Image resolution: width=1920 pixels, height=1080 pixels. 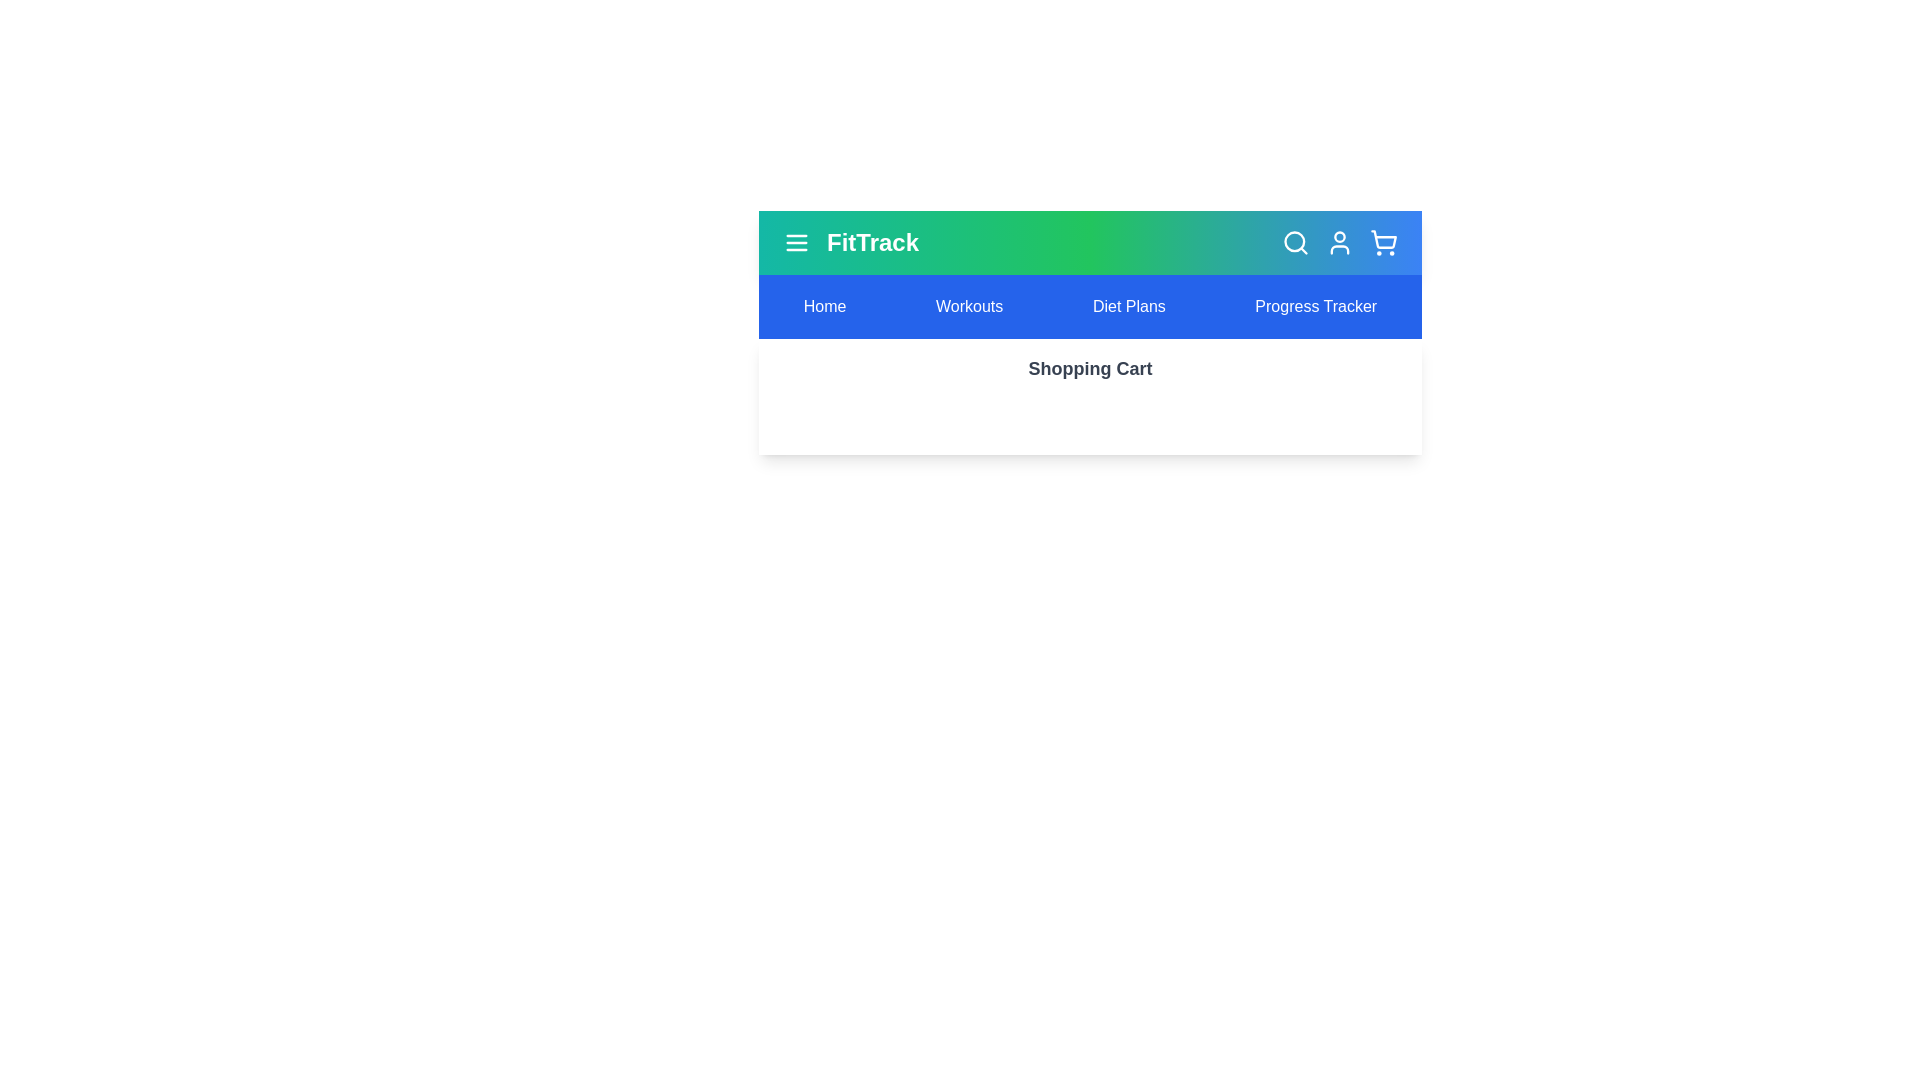 What do you see at coordinates (1296, 242) in the screenshot?
I see `the search icon to trigger its visual feedback` at bounding box center [1296, 242].